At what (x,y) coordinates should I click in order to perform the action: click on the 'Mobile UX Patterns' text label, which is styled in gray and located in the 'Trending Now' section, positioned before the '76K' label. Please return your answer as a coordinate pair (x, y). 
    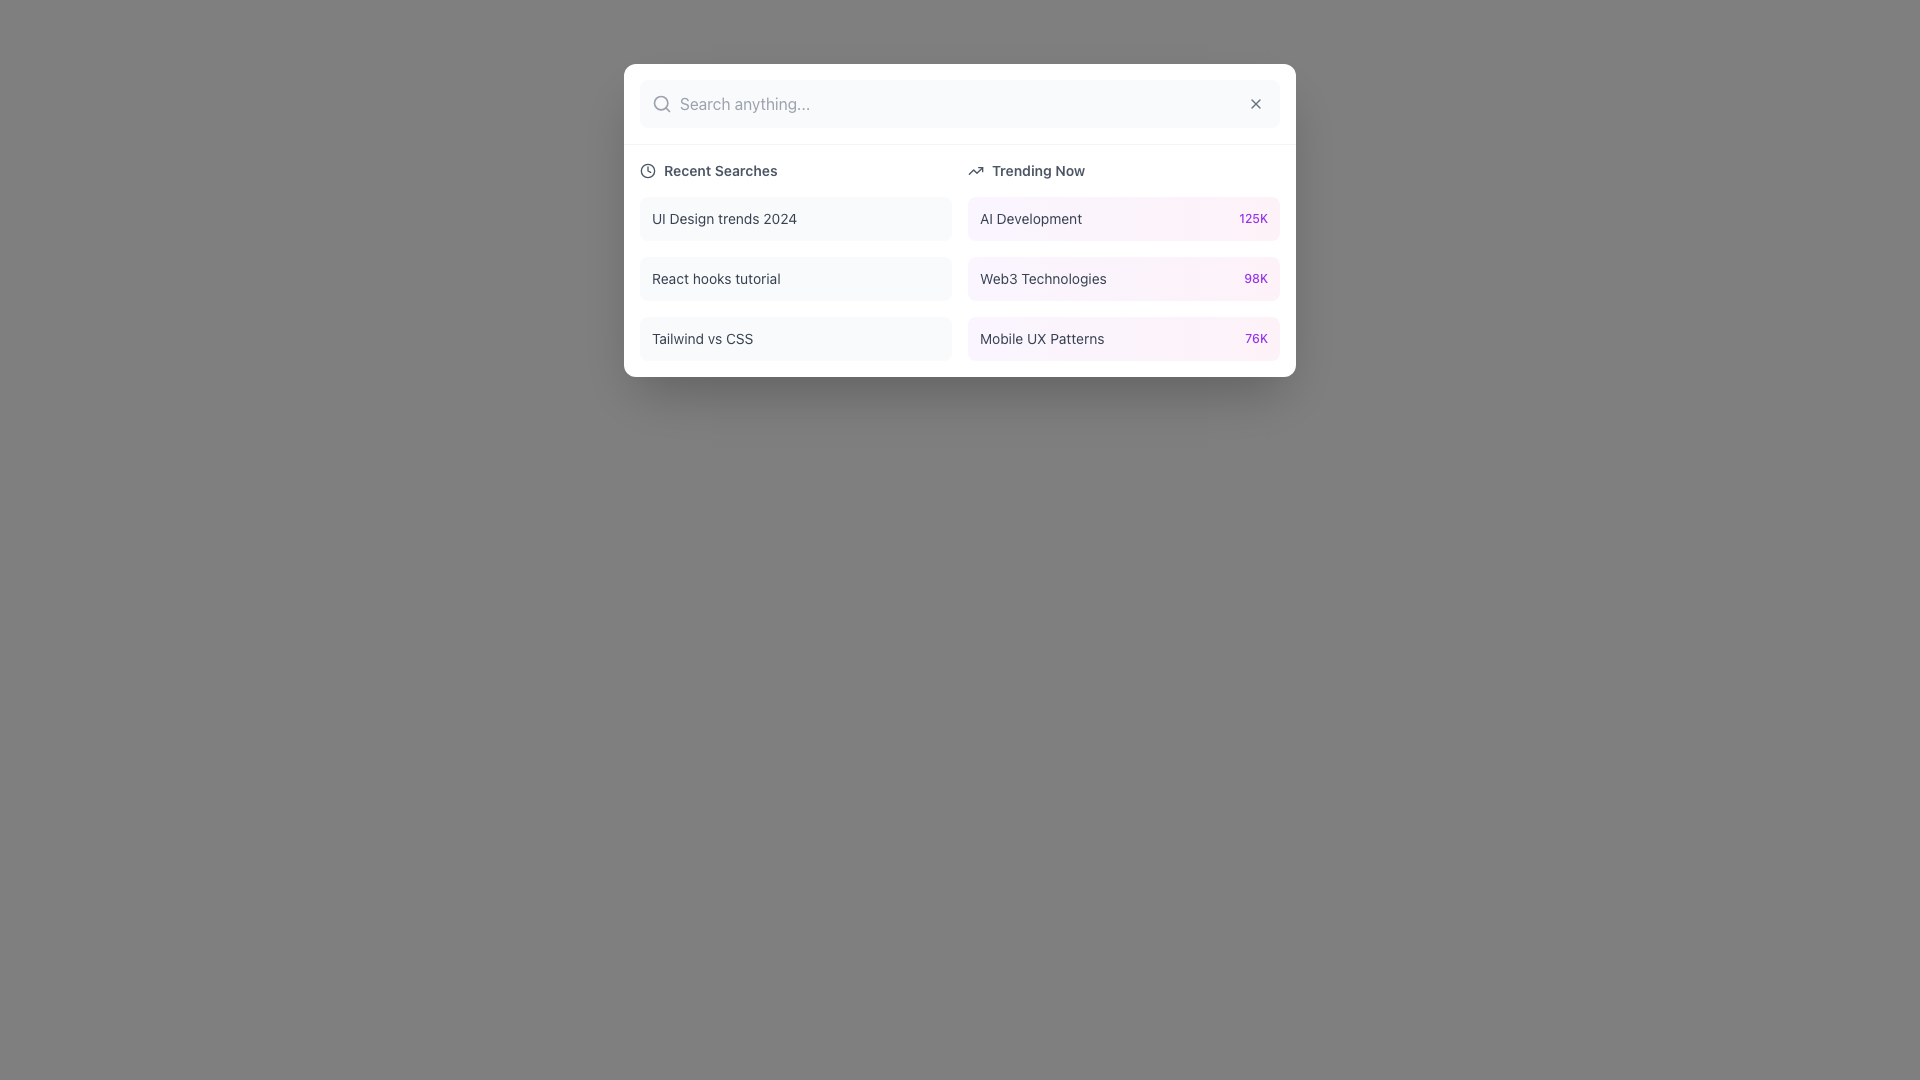
    Looking at the image, I should click on (1041, 338).